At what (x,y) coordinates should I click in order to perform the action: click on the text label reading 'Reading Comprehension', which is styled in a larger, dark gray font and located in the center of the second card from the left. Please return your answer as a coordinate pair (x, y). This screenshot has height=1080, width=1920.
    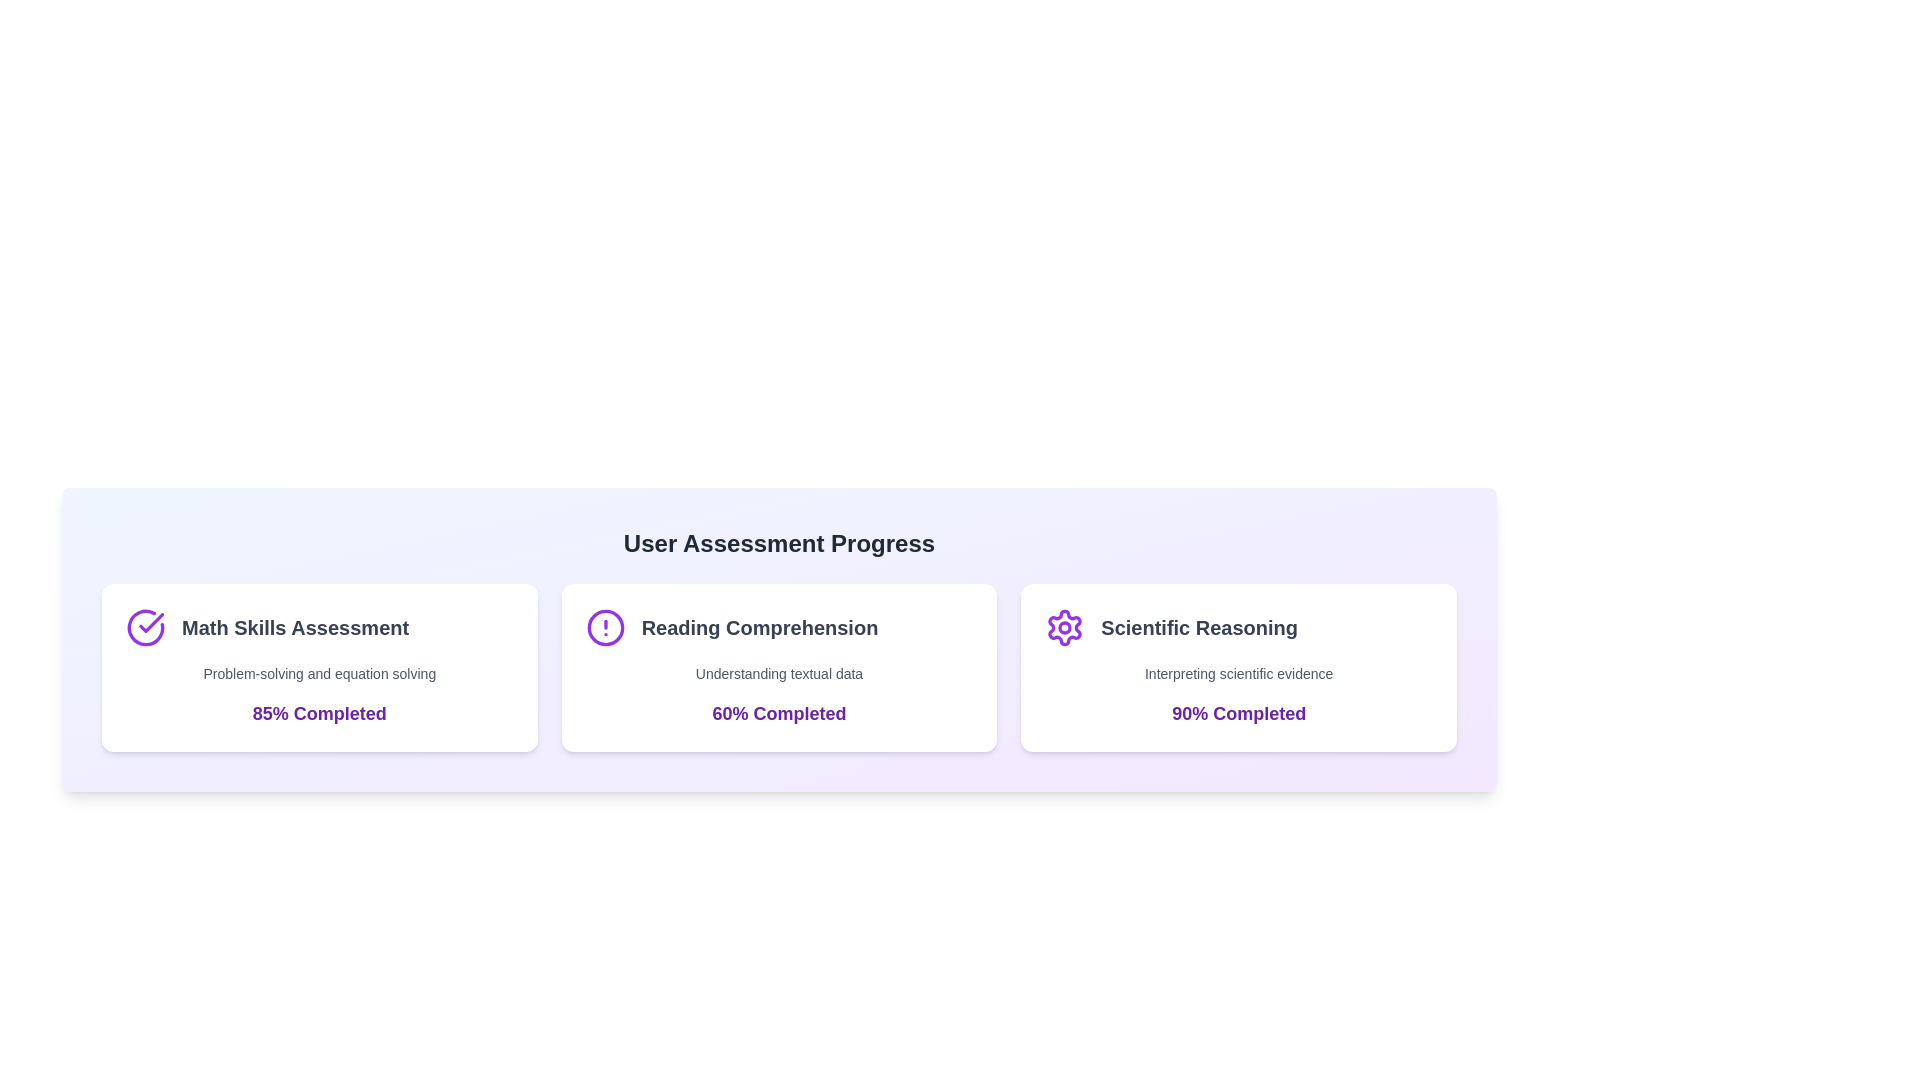
    Looking at the image, I should click on (758, 627).